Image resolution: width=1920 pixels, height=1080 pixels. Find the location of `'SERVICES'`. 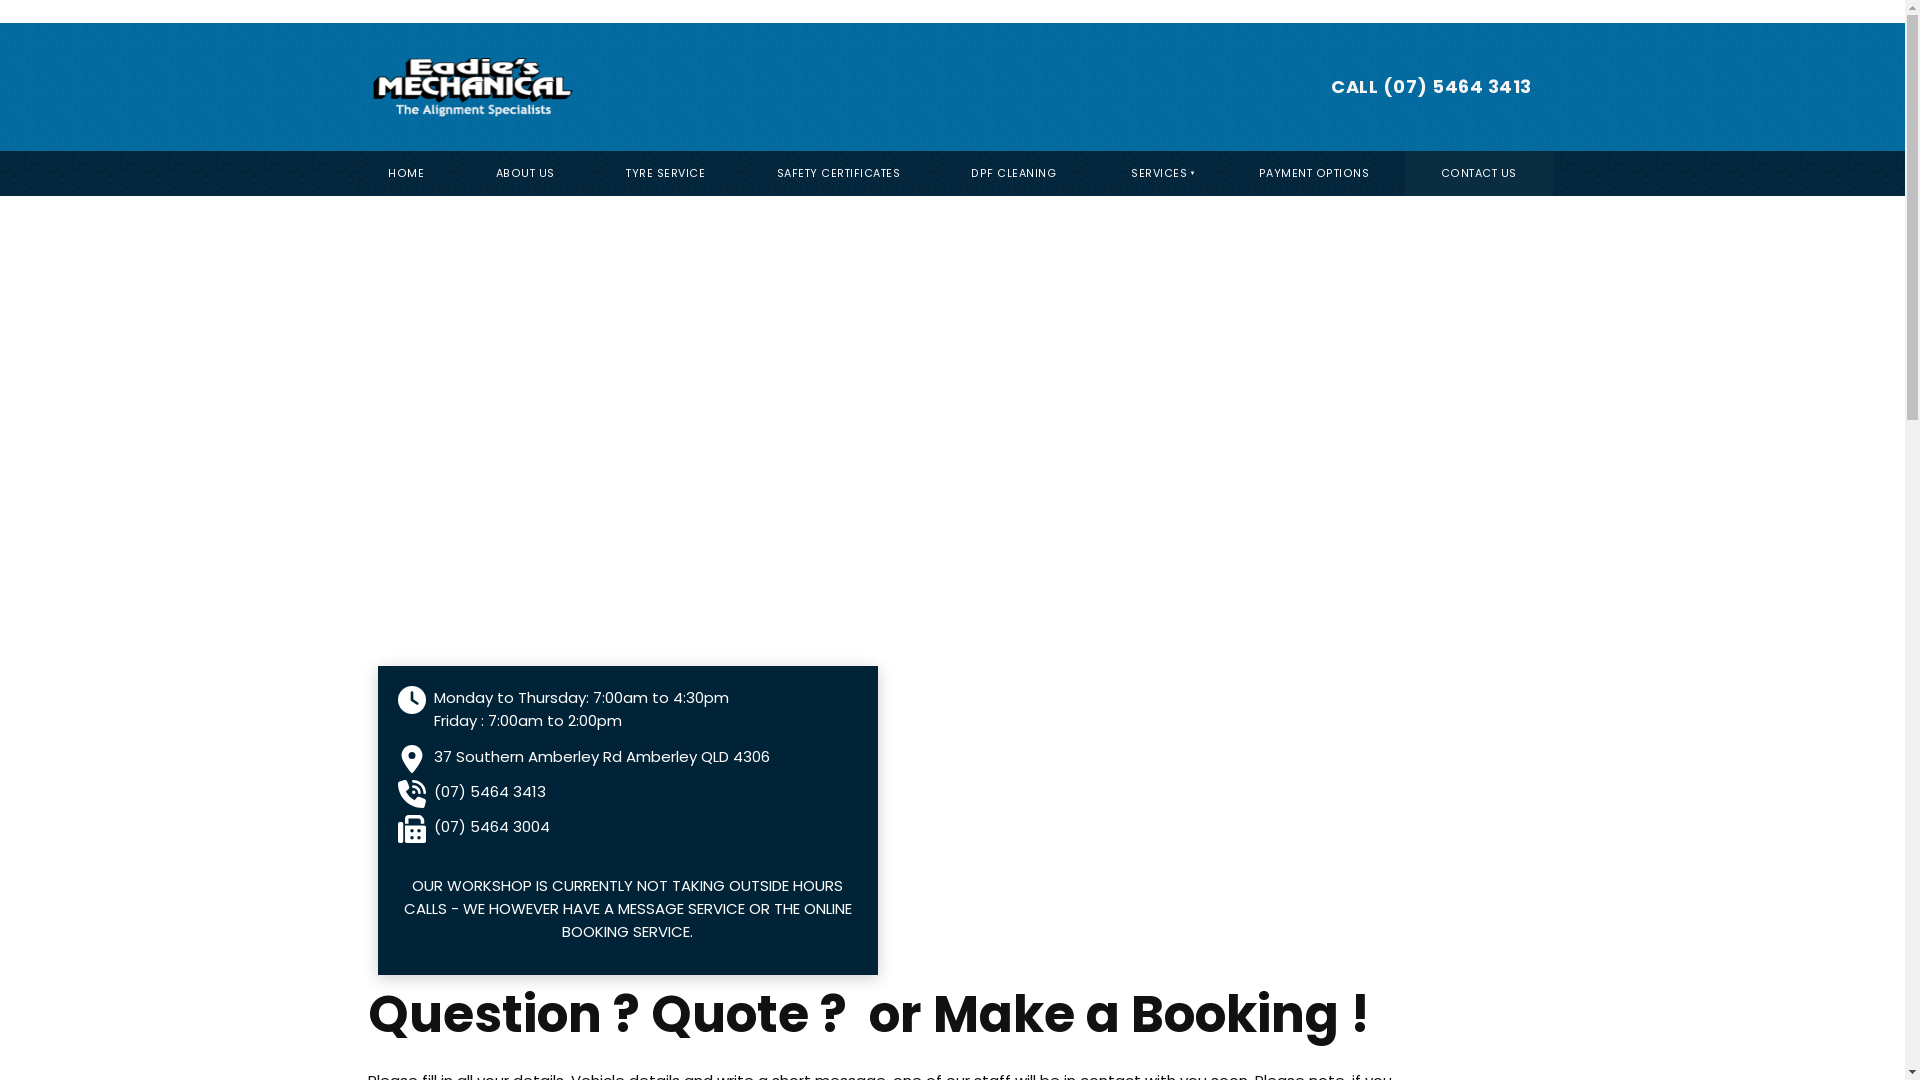

'SERVICES' is located at coordinates (1157, 172).